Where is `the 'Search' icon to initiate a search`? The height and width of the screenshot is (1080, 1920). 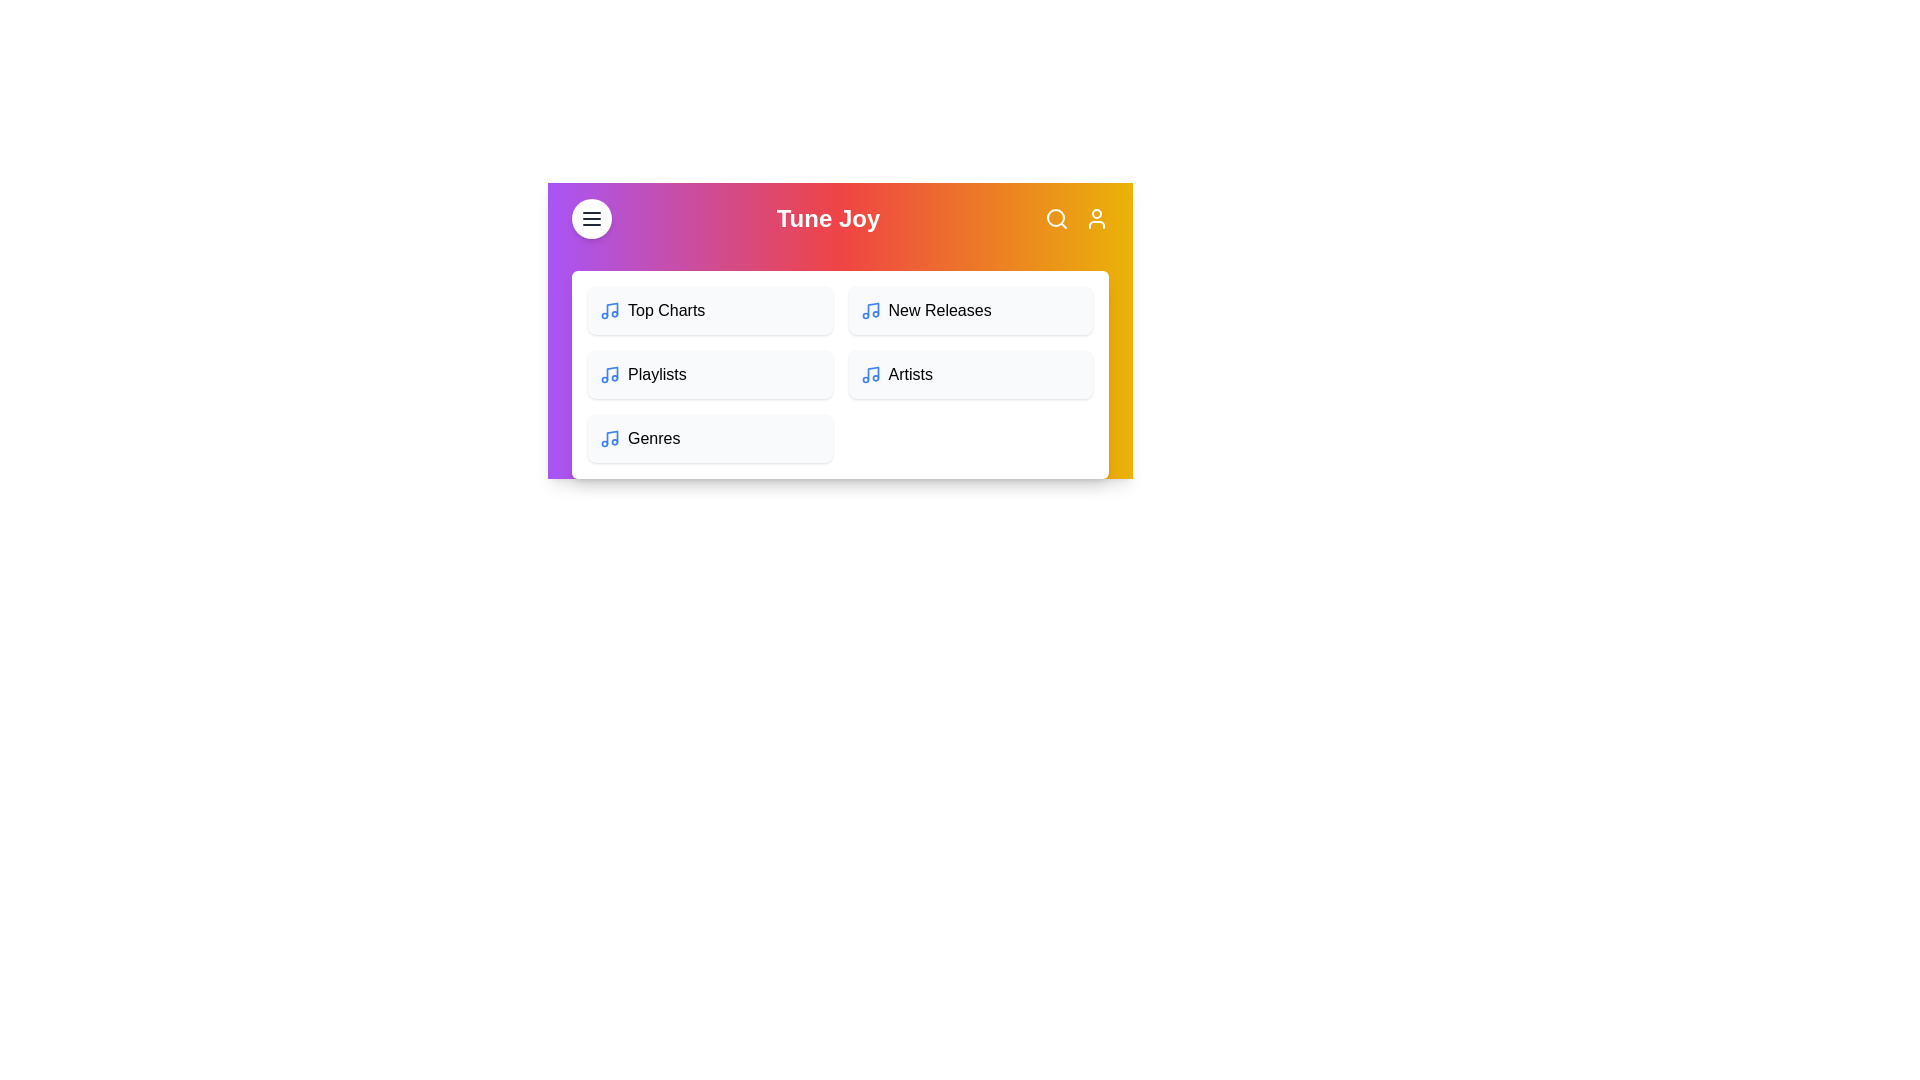 the 'Search' icon to initiate a search is located at coordinates (1055, 219).